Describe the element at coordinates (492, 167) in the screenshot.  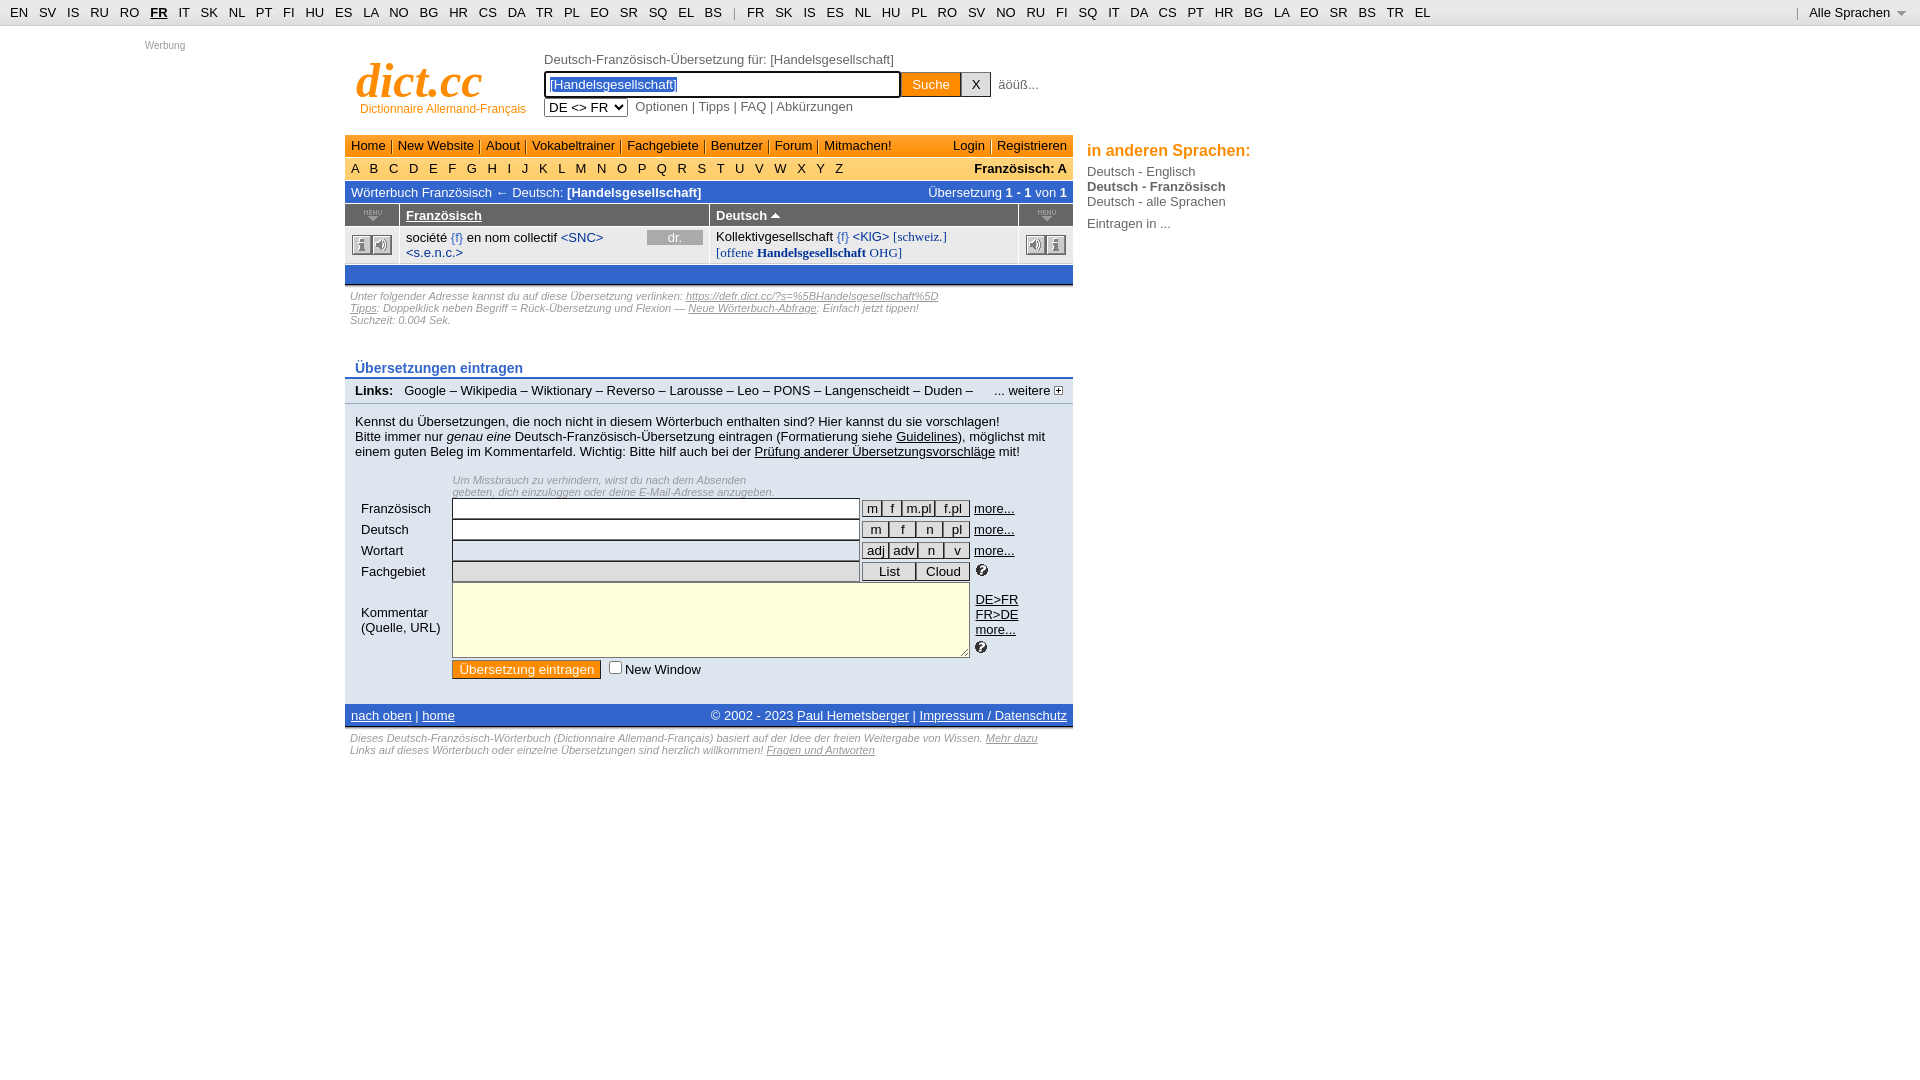
I see `'H'` at that location.